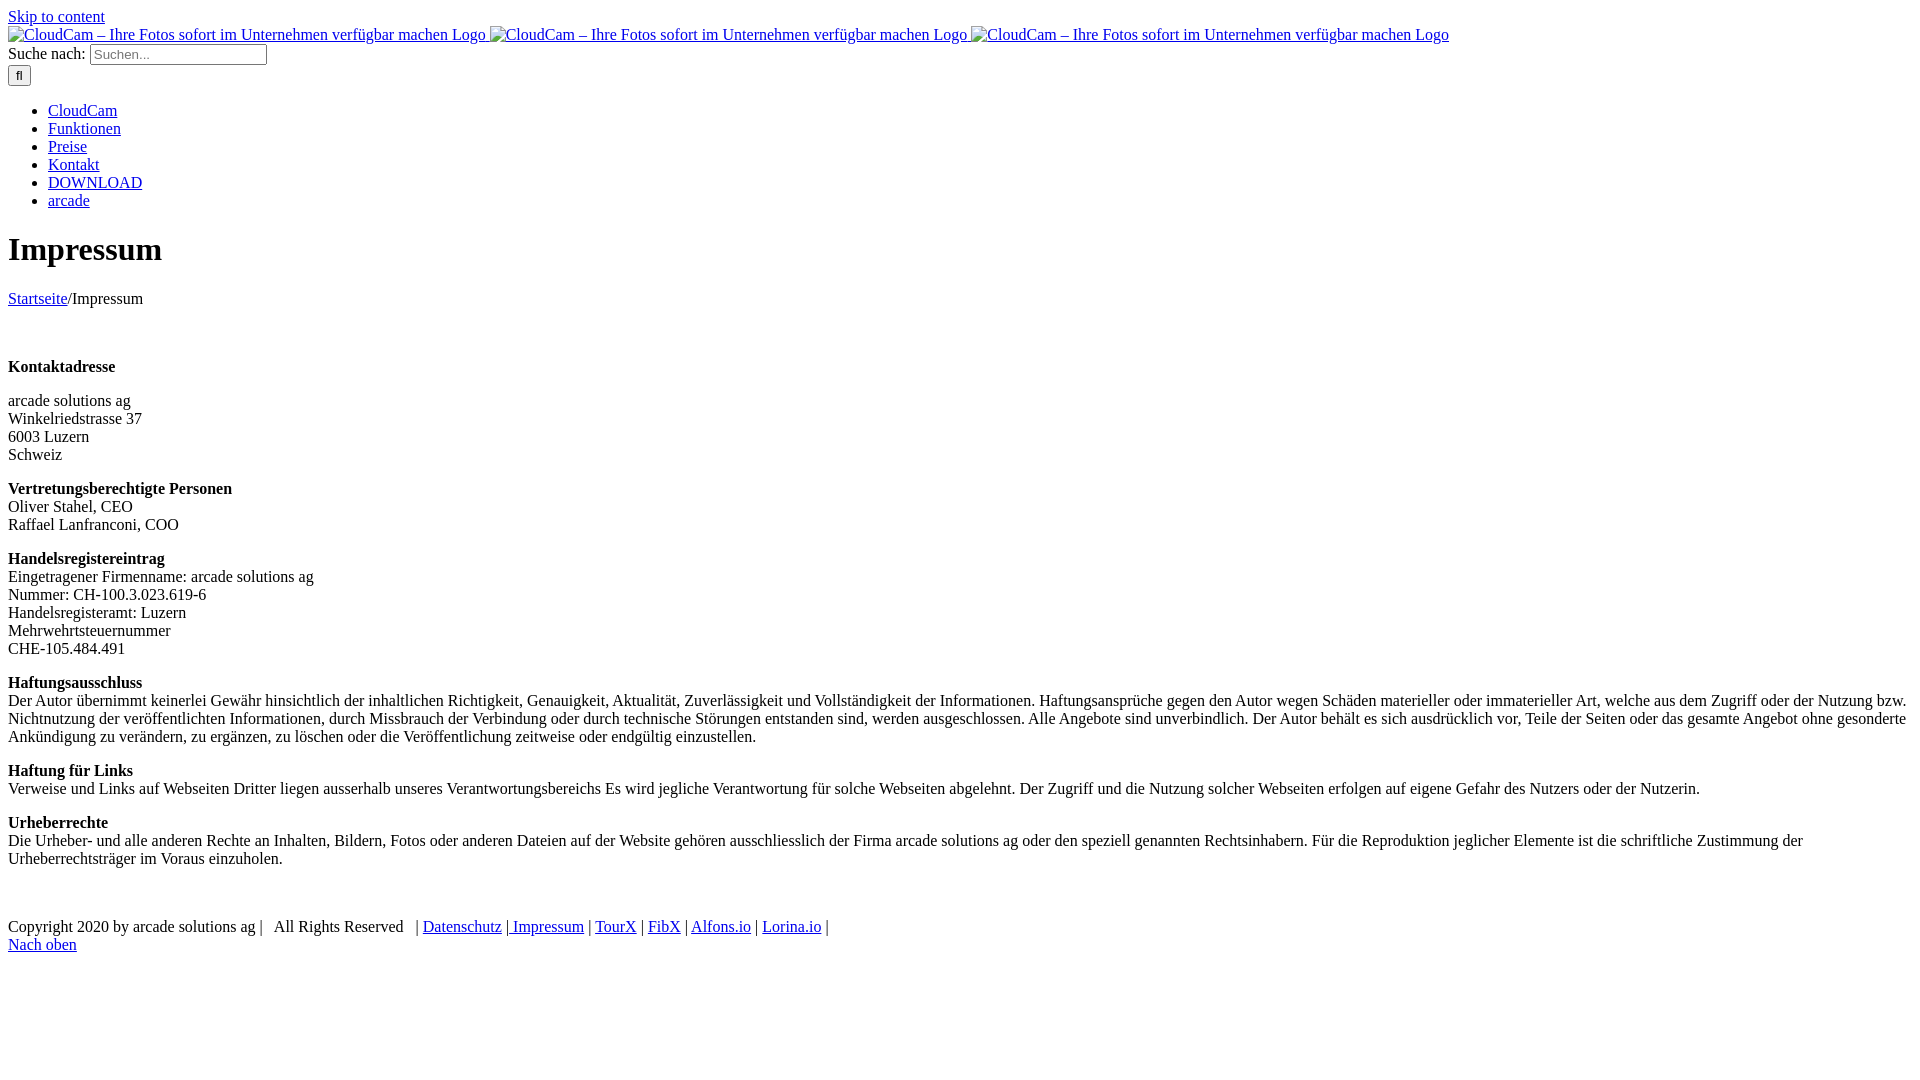  Describe the element at coordinates (546, 926) in the screenshot. I see `'Impressum'` at that location.